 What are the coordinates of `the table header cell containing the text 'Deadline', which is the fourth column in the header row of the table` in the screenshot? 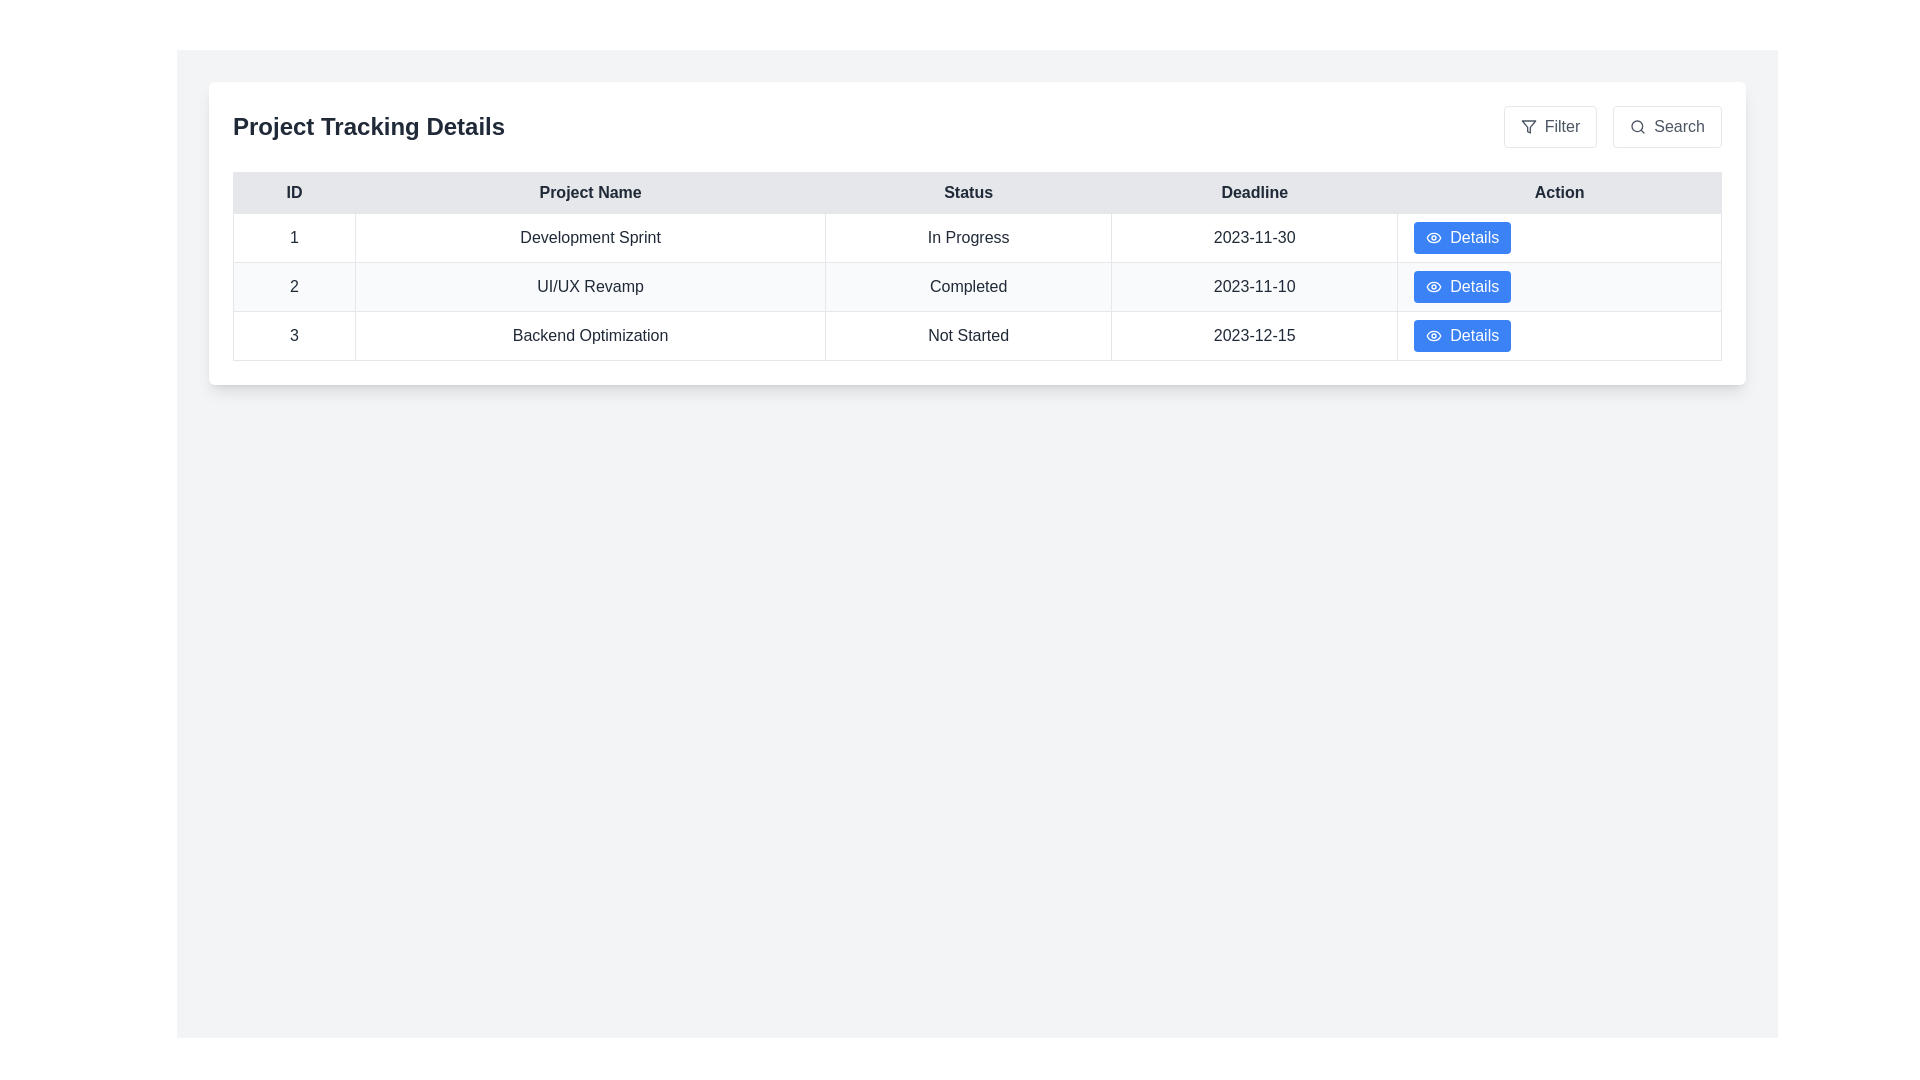 It's located at (1253, 192).